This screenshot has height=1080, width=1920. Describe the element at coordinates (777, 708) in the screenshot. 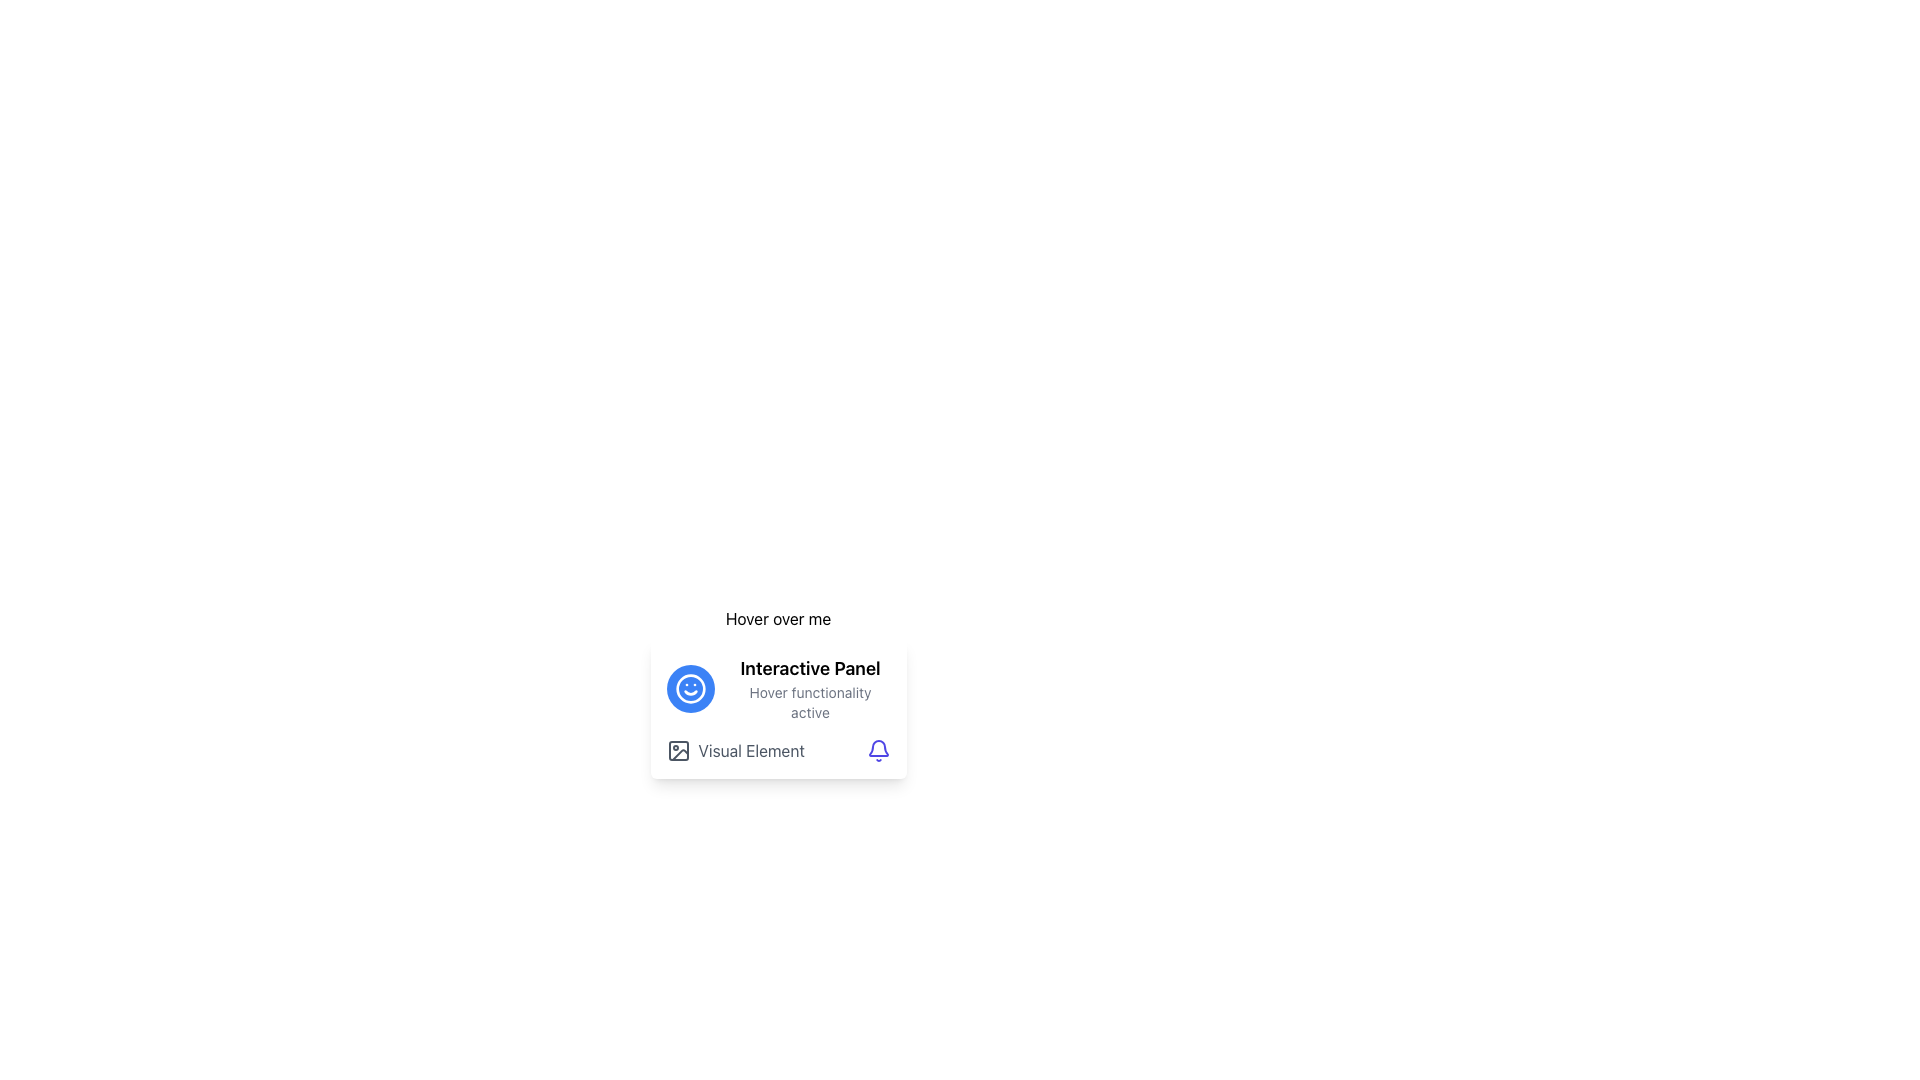

I see `the Informational Panel located below the 'Hover over me' text, which serves as an interactive and visual component` at that location.